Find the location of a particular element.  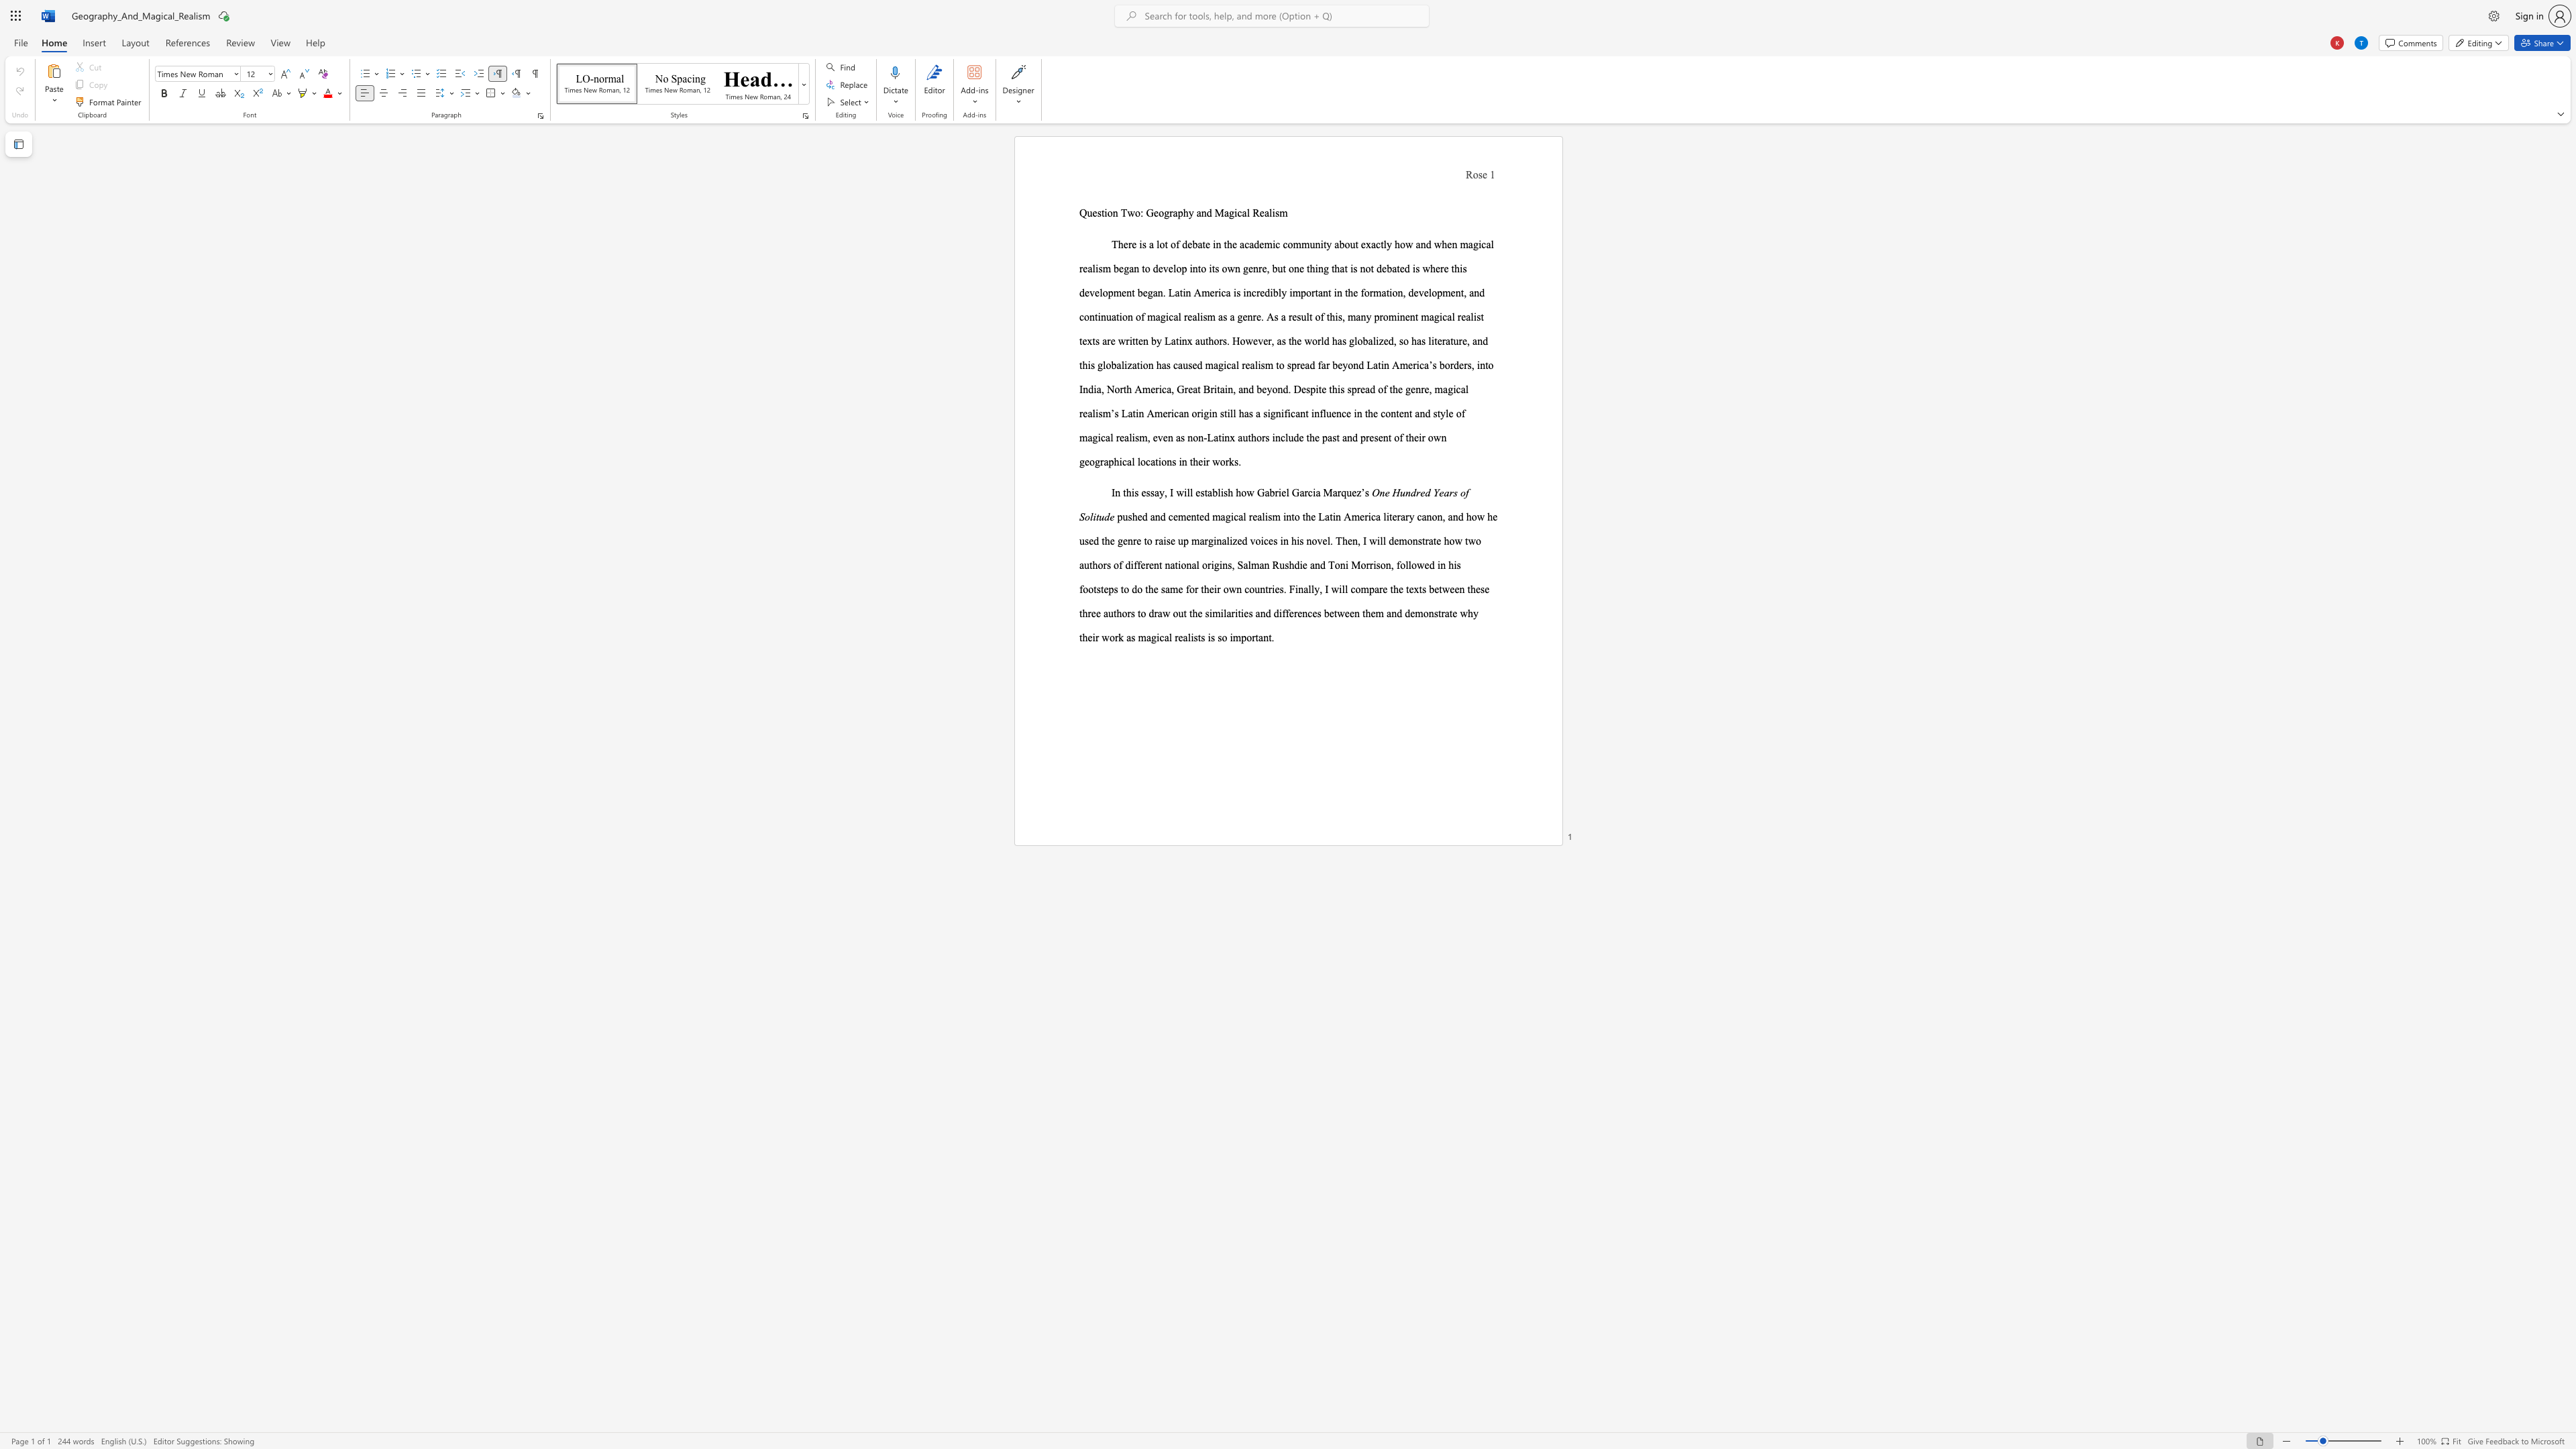

the subset text "ficant influenc" within the text "significant influence" is located at coordinates (1283, 413).